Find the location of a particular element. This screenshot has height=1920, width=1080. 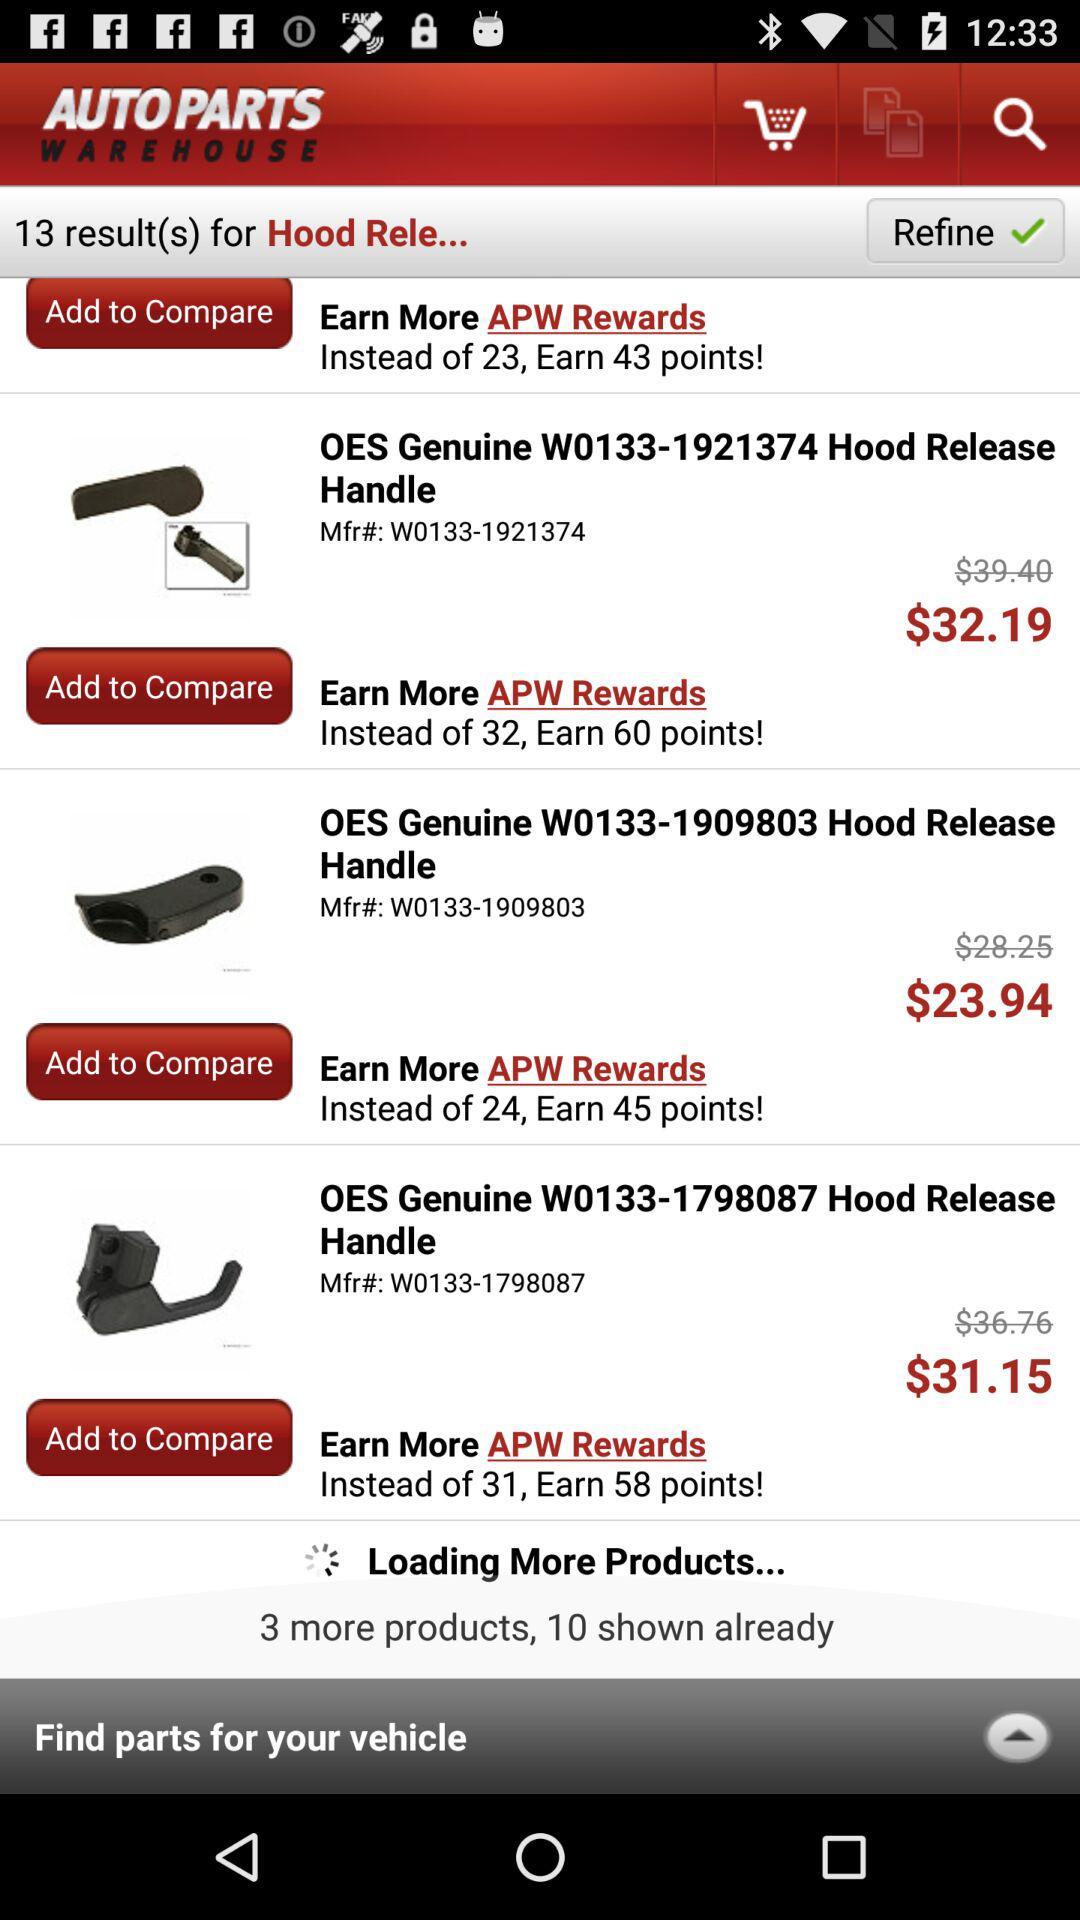

the cart icon is located at coordinates (773, 131).